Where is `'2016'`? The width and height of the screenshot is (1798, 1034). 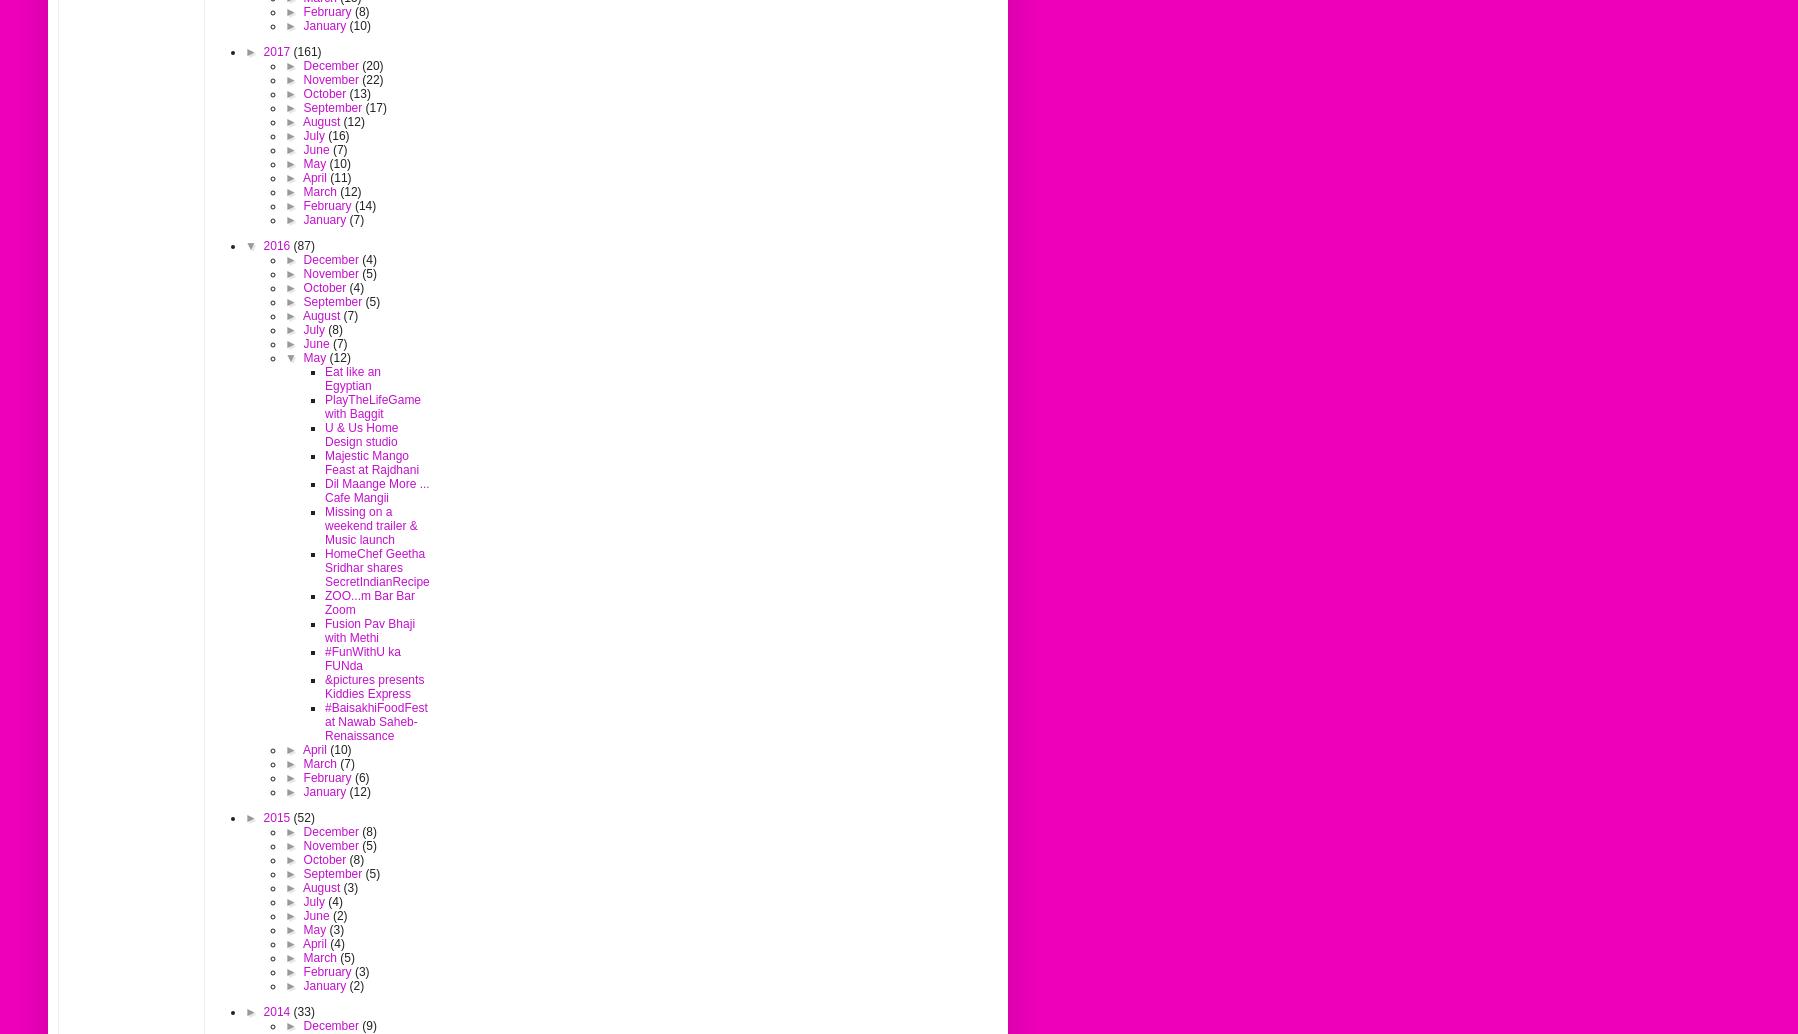 '2016' is located at coordinates (277, 245).